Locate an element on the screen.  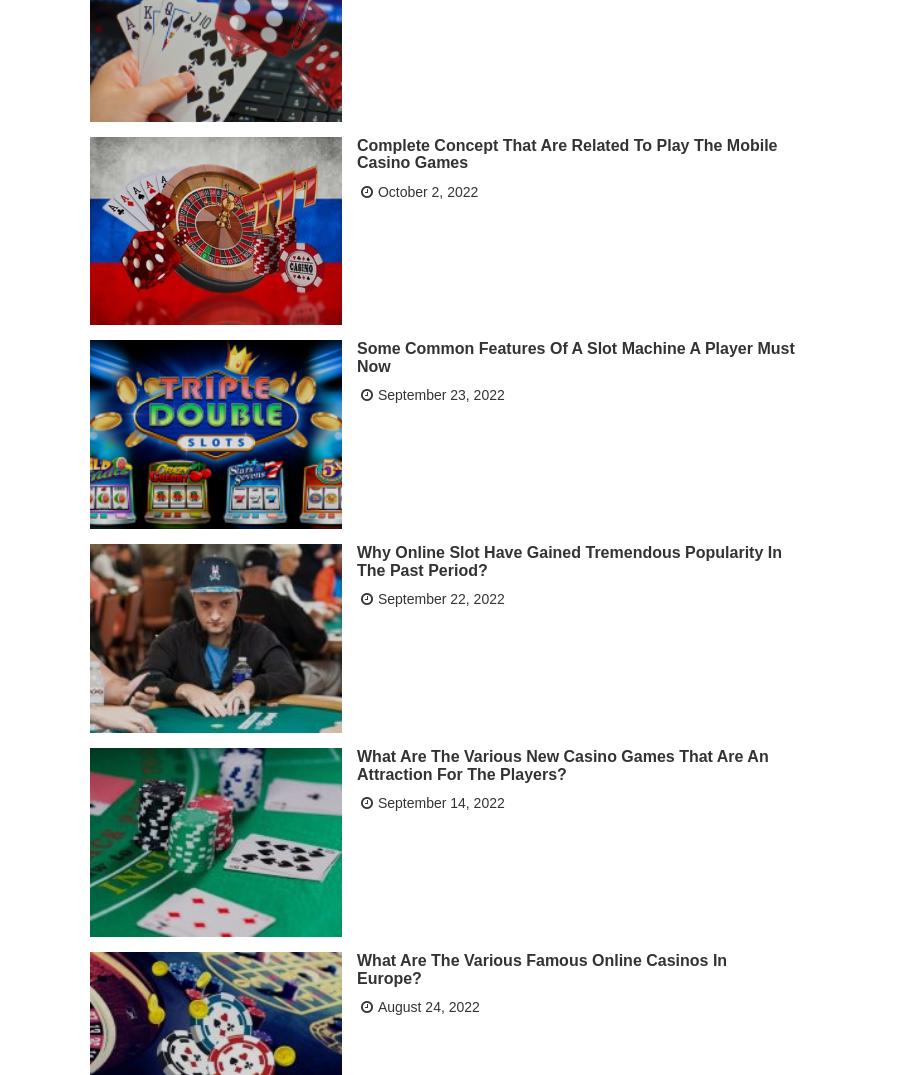
'Why Online Slot Have Gained Tremendous Popularity In The Past Period?' is located at coordinates (568, 559).